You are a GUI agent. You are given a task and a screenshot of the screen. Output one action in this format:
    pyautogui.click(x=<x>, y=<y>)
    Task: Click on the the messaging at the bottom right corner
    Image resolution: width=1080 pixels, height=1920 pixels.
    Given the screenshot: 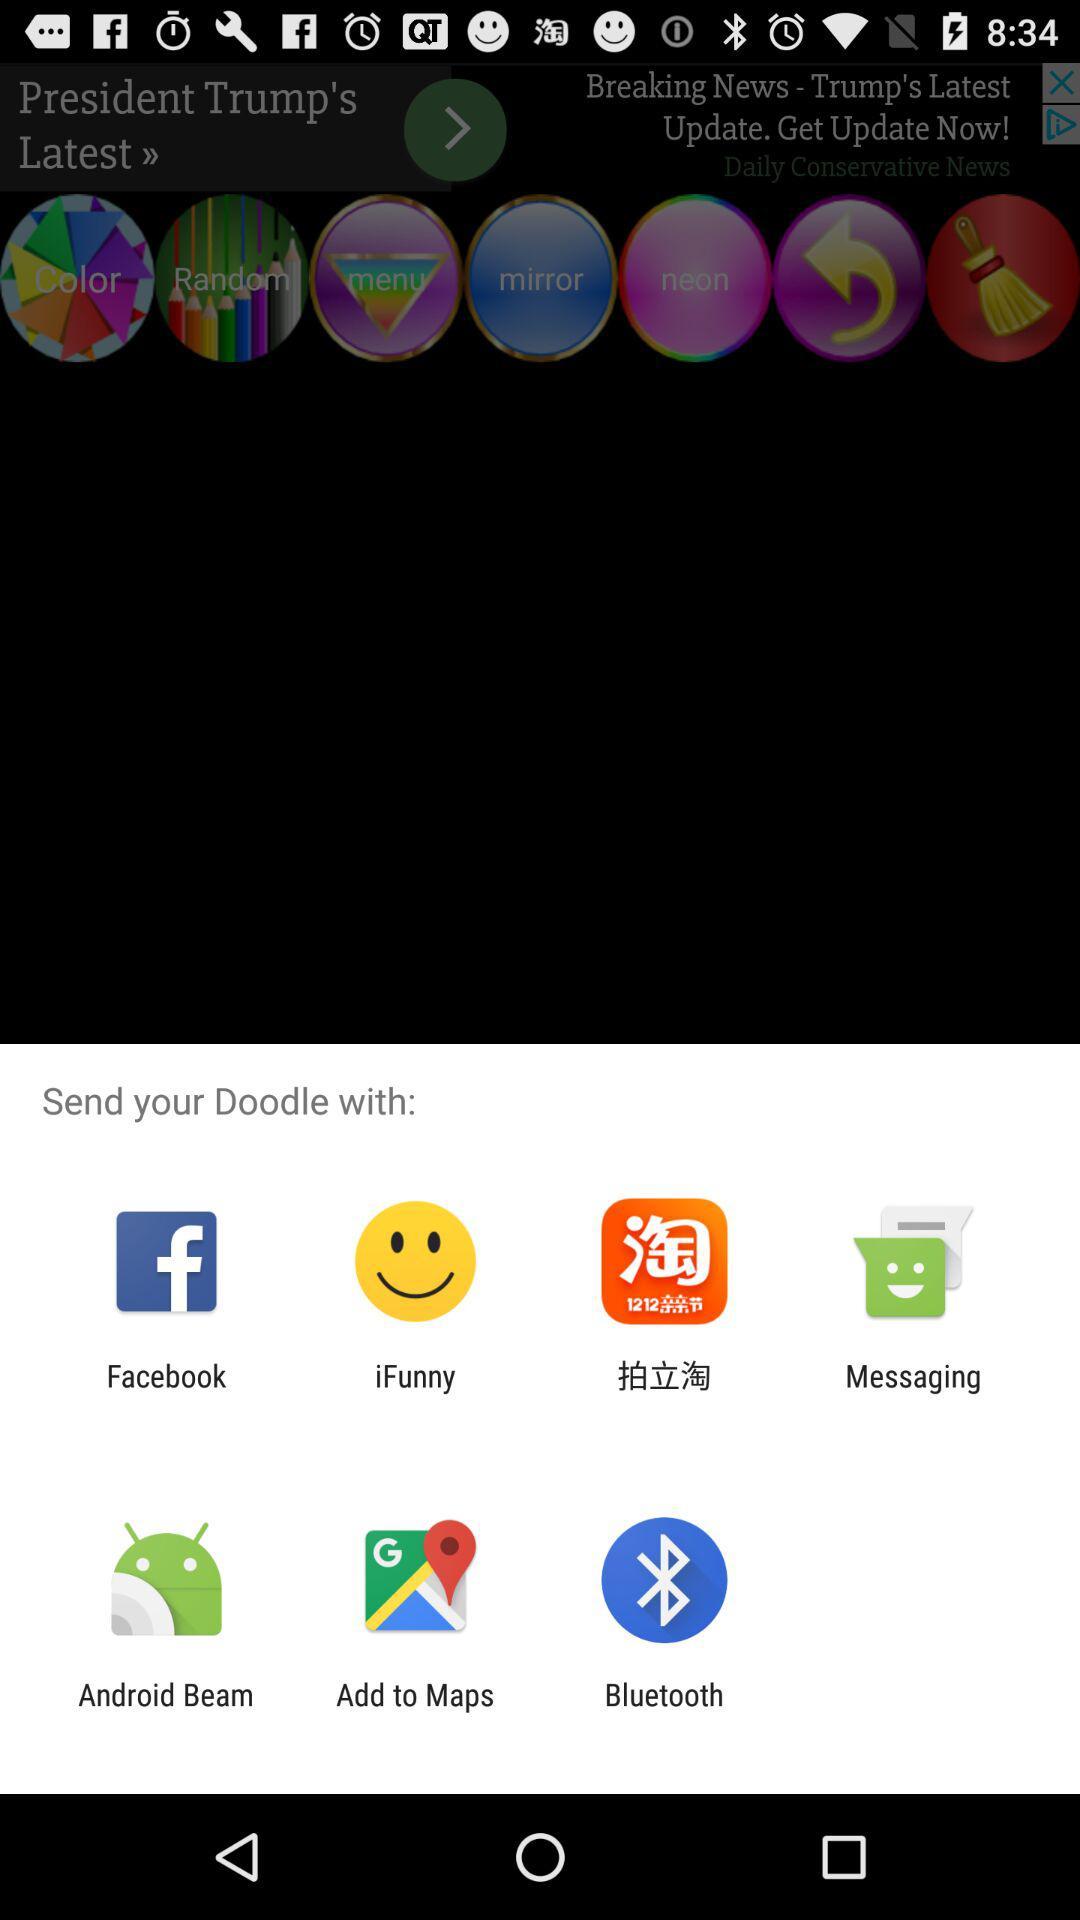 What is the action you would take?
    pyautogui.click(x=913, y=1392)
    